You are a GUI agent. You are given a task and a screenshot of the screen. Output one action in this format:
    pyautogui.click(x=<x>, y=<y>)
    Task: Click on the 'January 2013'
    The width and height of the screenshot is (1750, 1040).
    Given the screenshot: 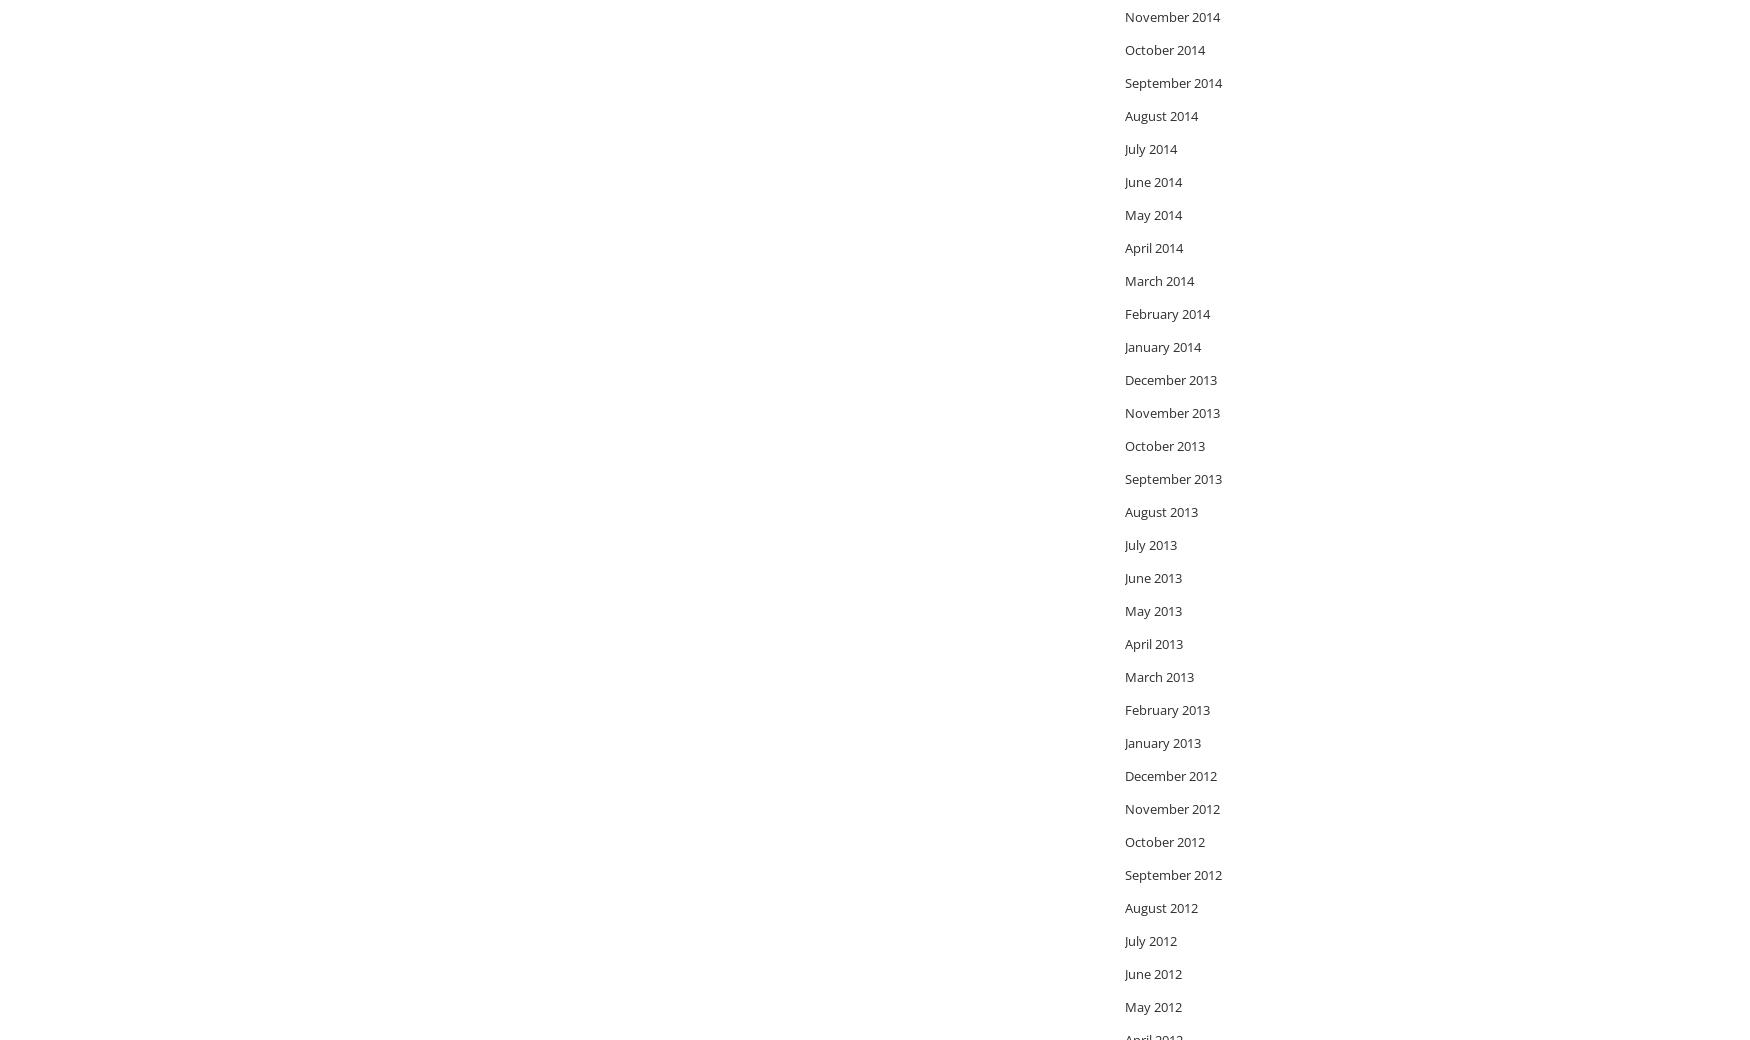 What is the action you would take?
    pyautogui.click(x=1125, y=742)
    